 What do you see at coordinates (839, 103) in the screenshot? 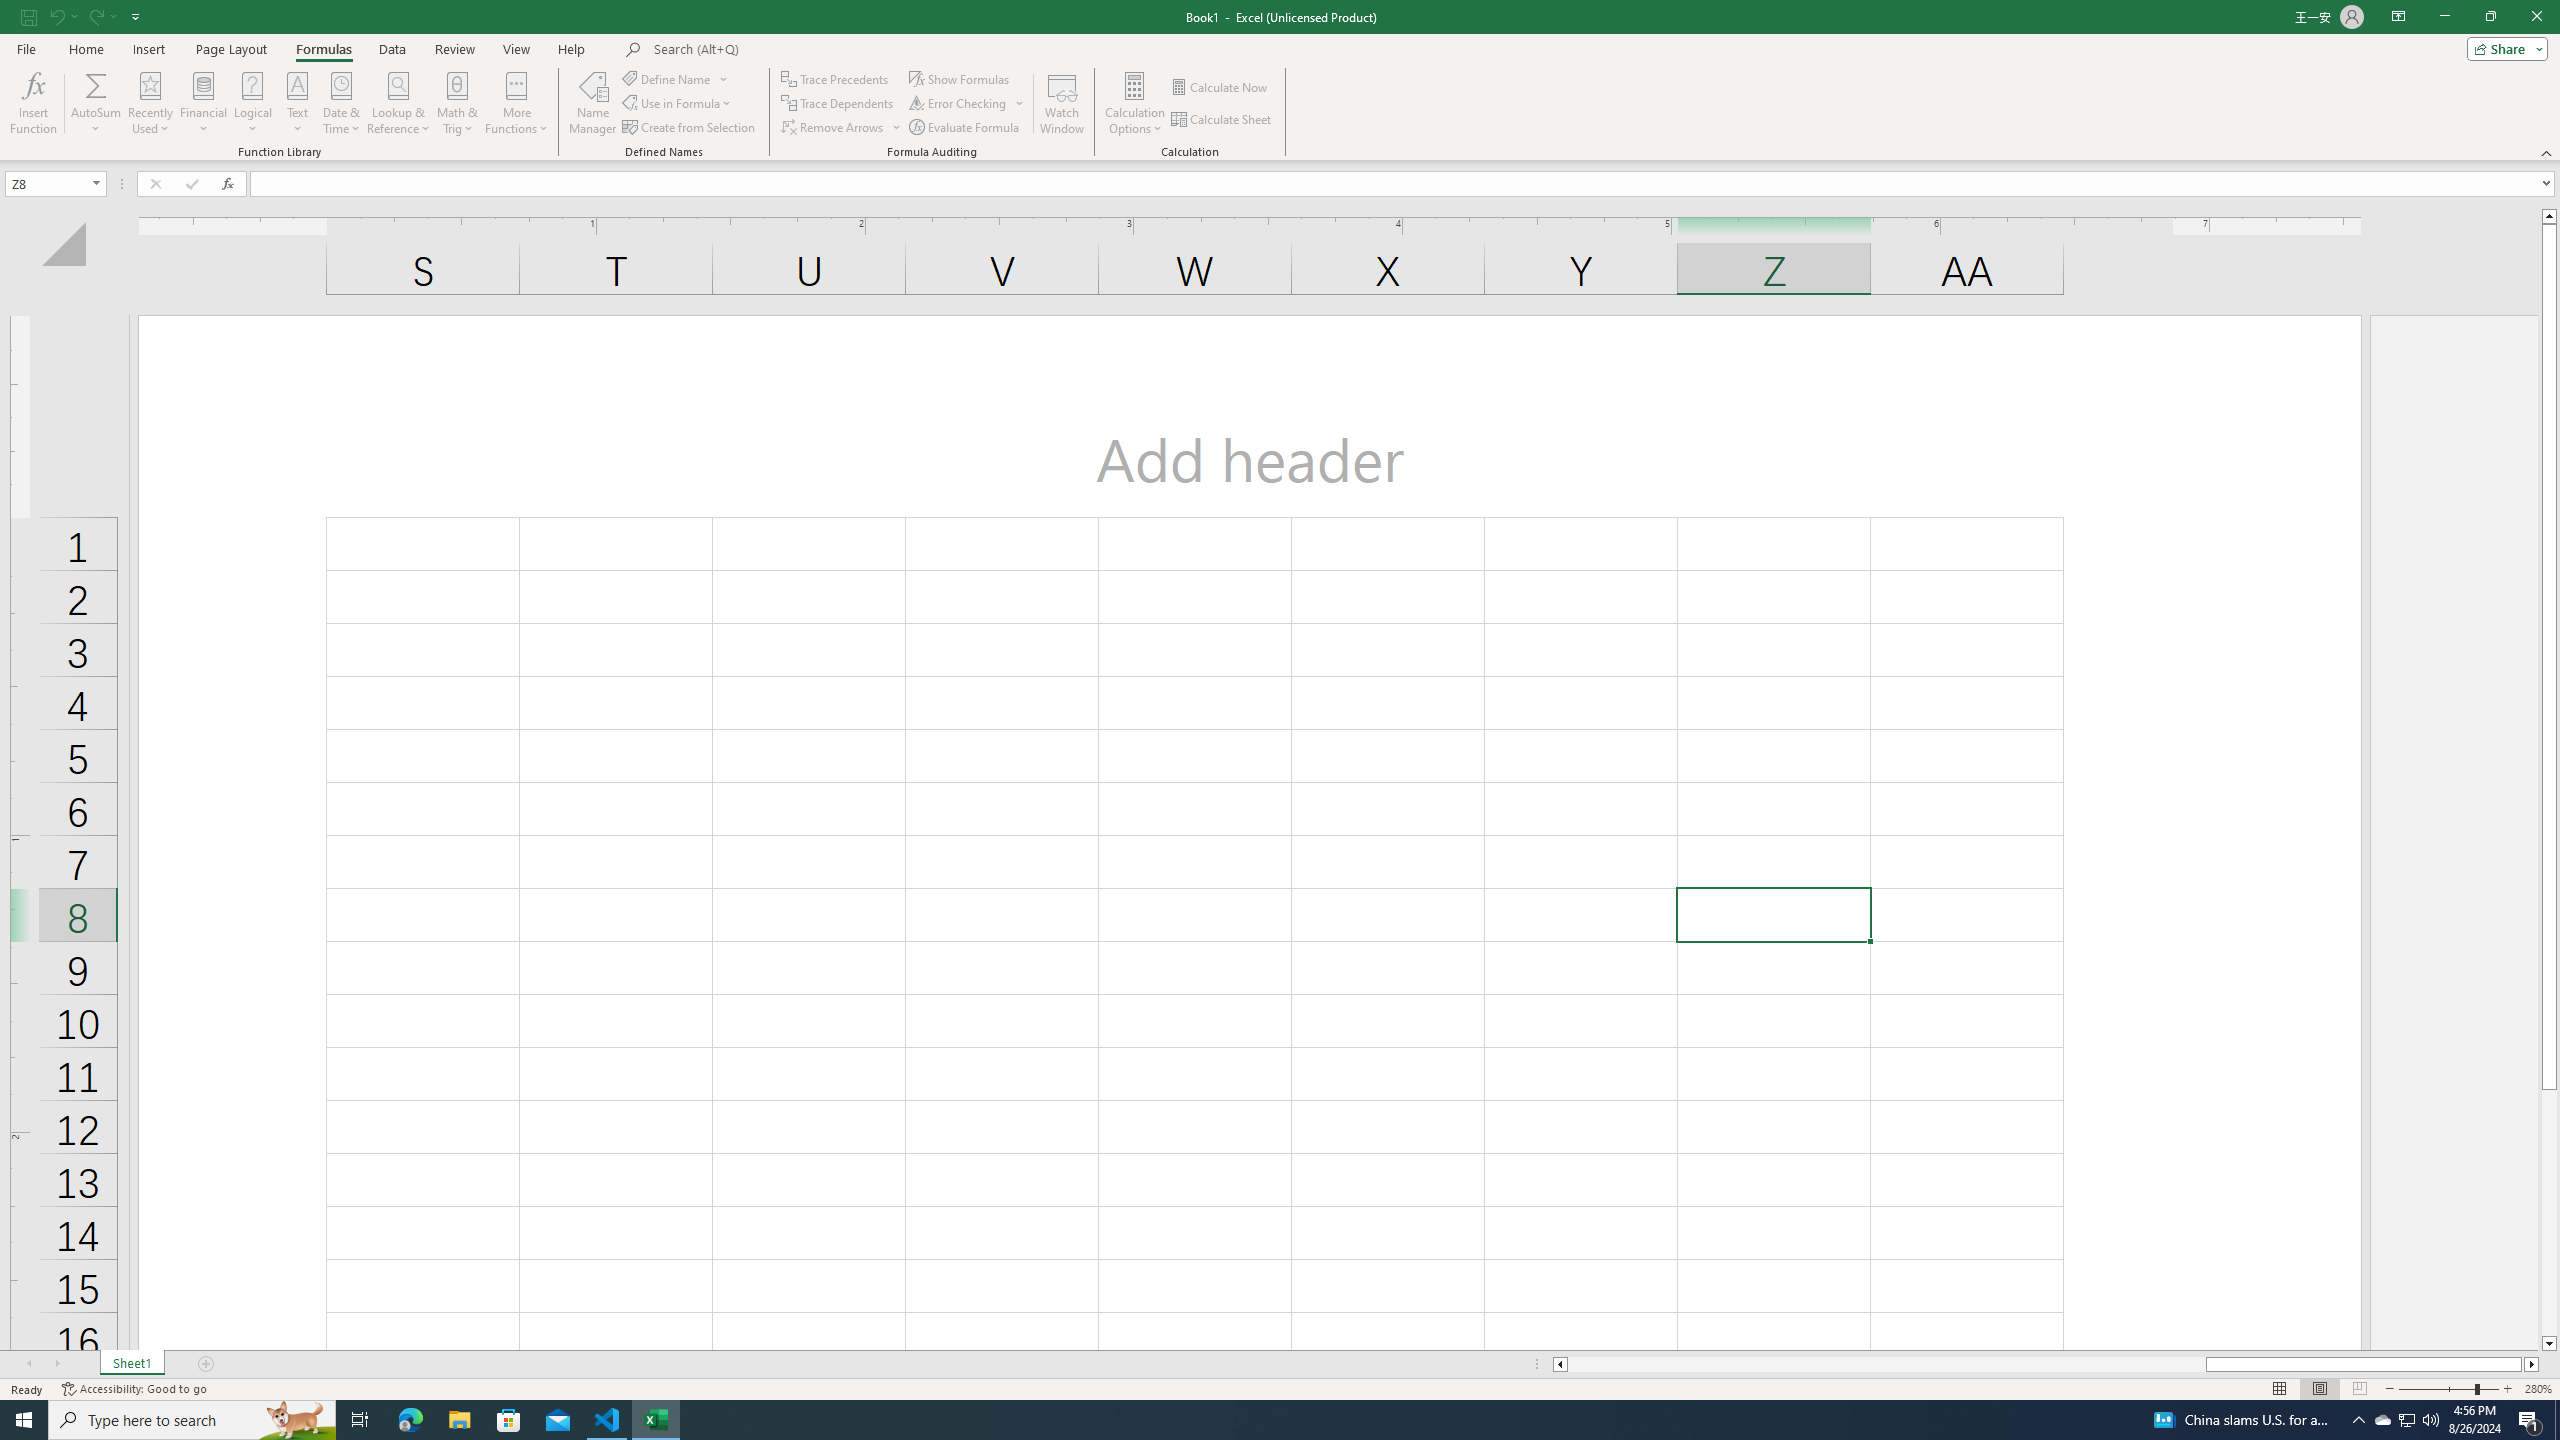
I see `'Trace Dependents'` at bounding box center [839, 103].